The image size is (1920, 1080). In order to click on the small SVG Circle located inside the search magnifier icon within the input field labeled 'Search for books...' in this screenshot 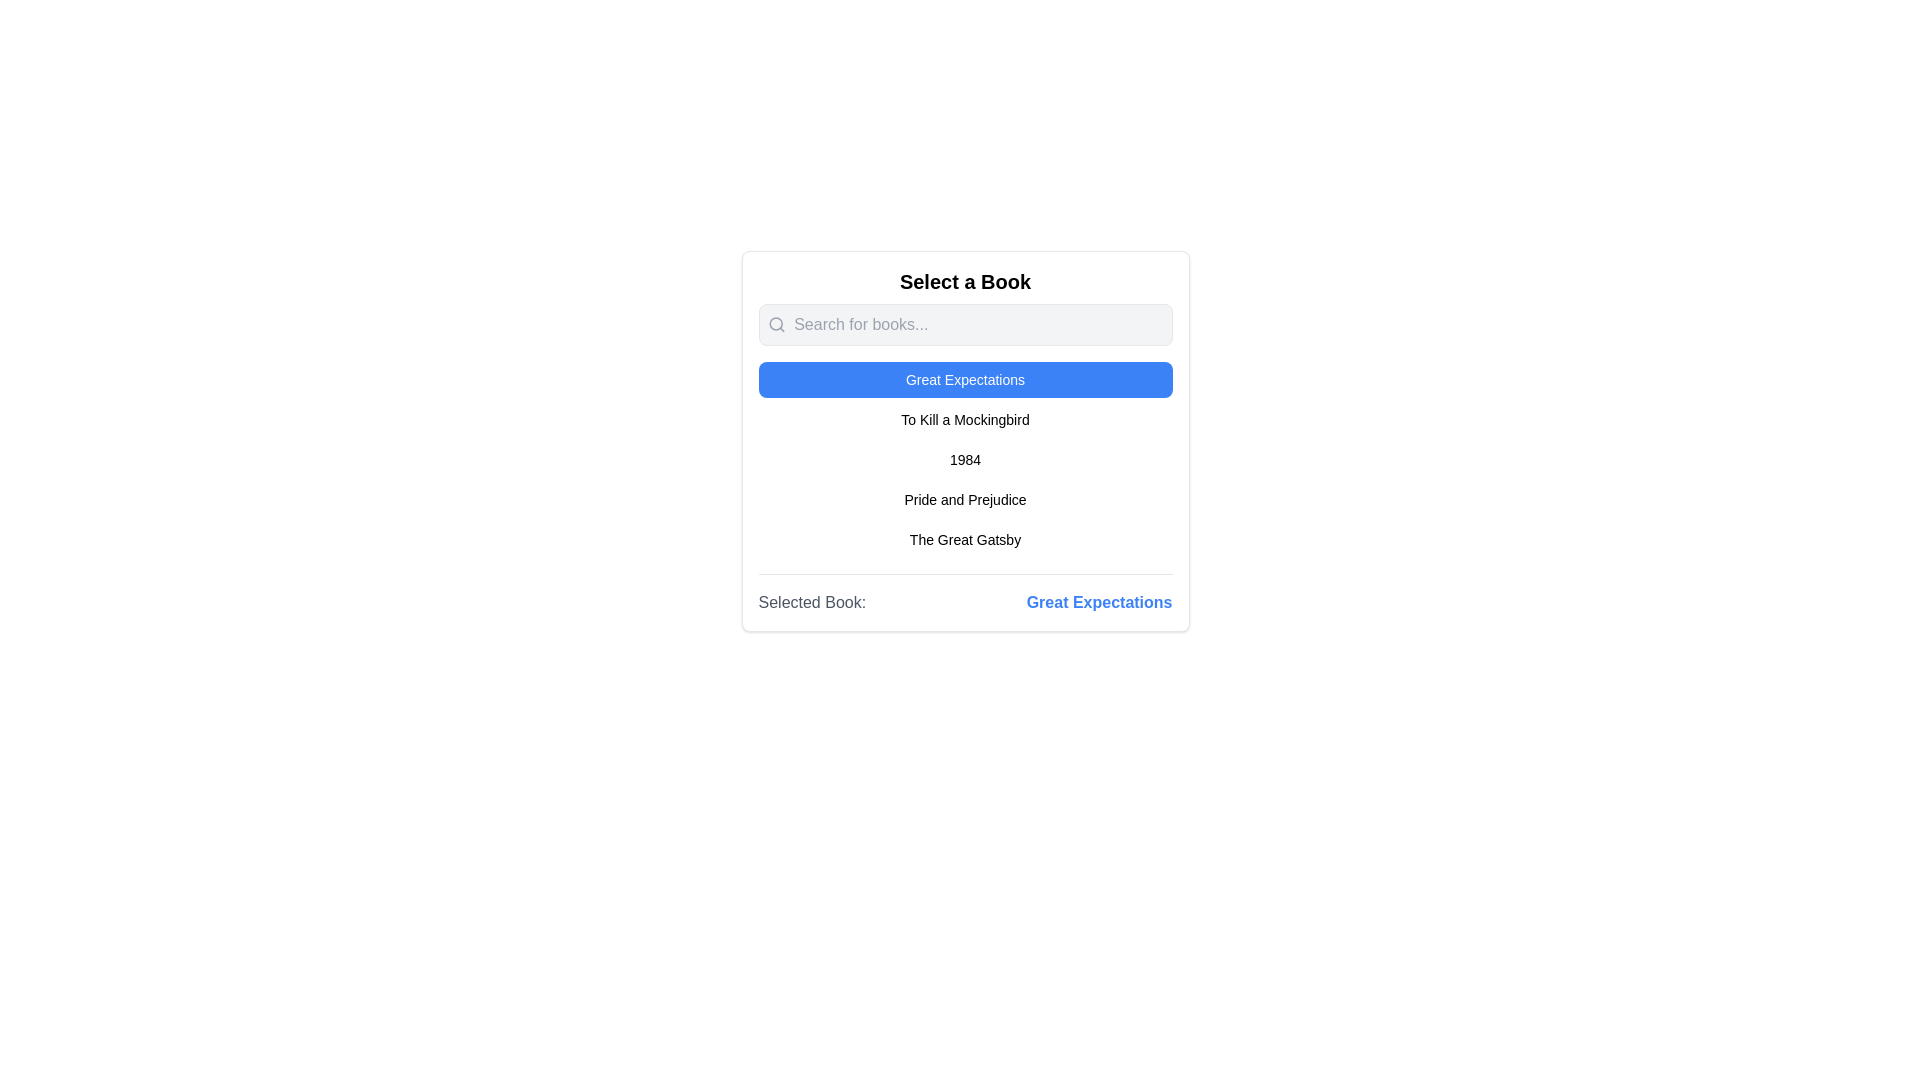, I will do `click(775, 323)`.